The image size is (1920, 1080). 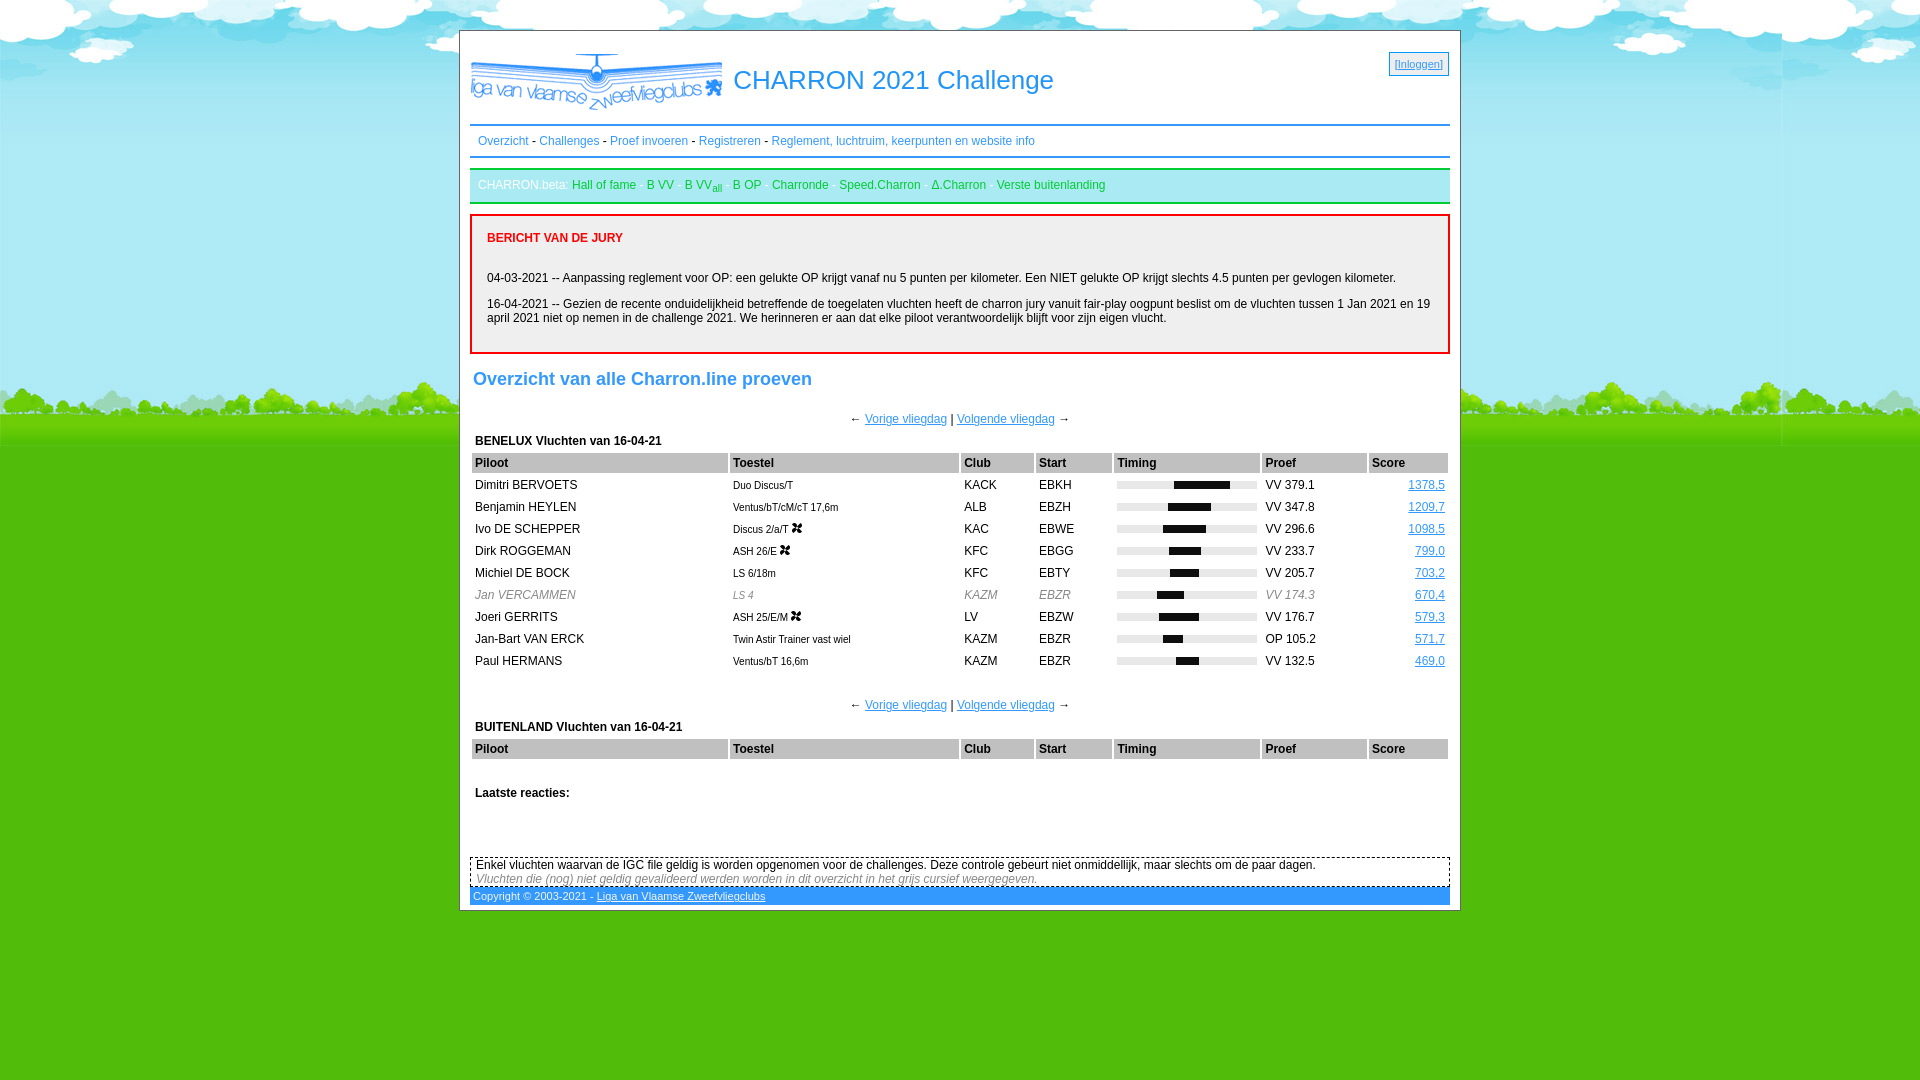 What do you see at coordinates (1425, 527) in the screenshot?
I see `'1098,5'` at bounding box center [1425, 527].